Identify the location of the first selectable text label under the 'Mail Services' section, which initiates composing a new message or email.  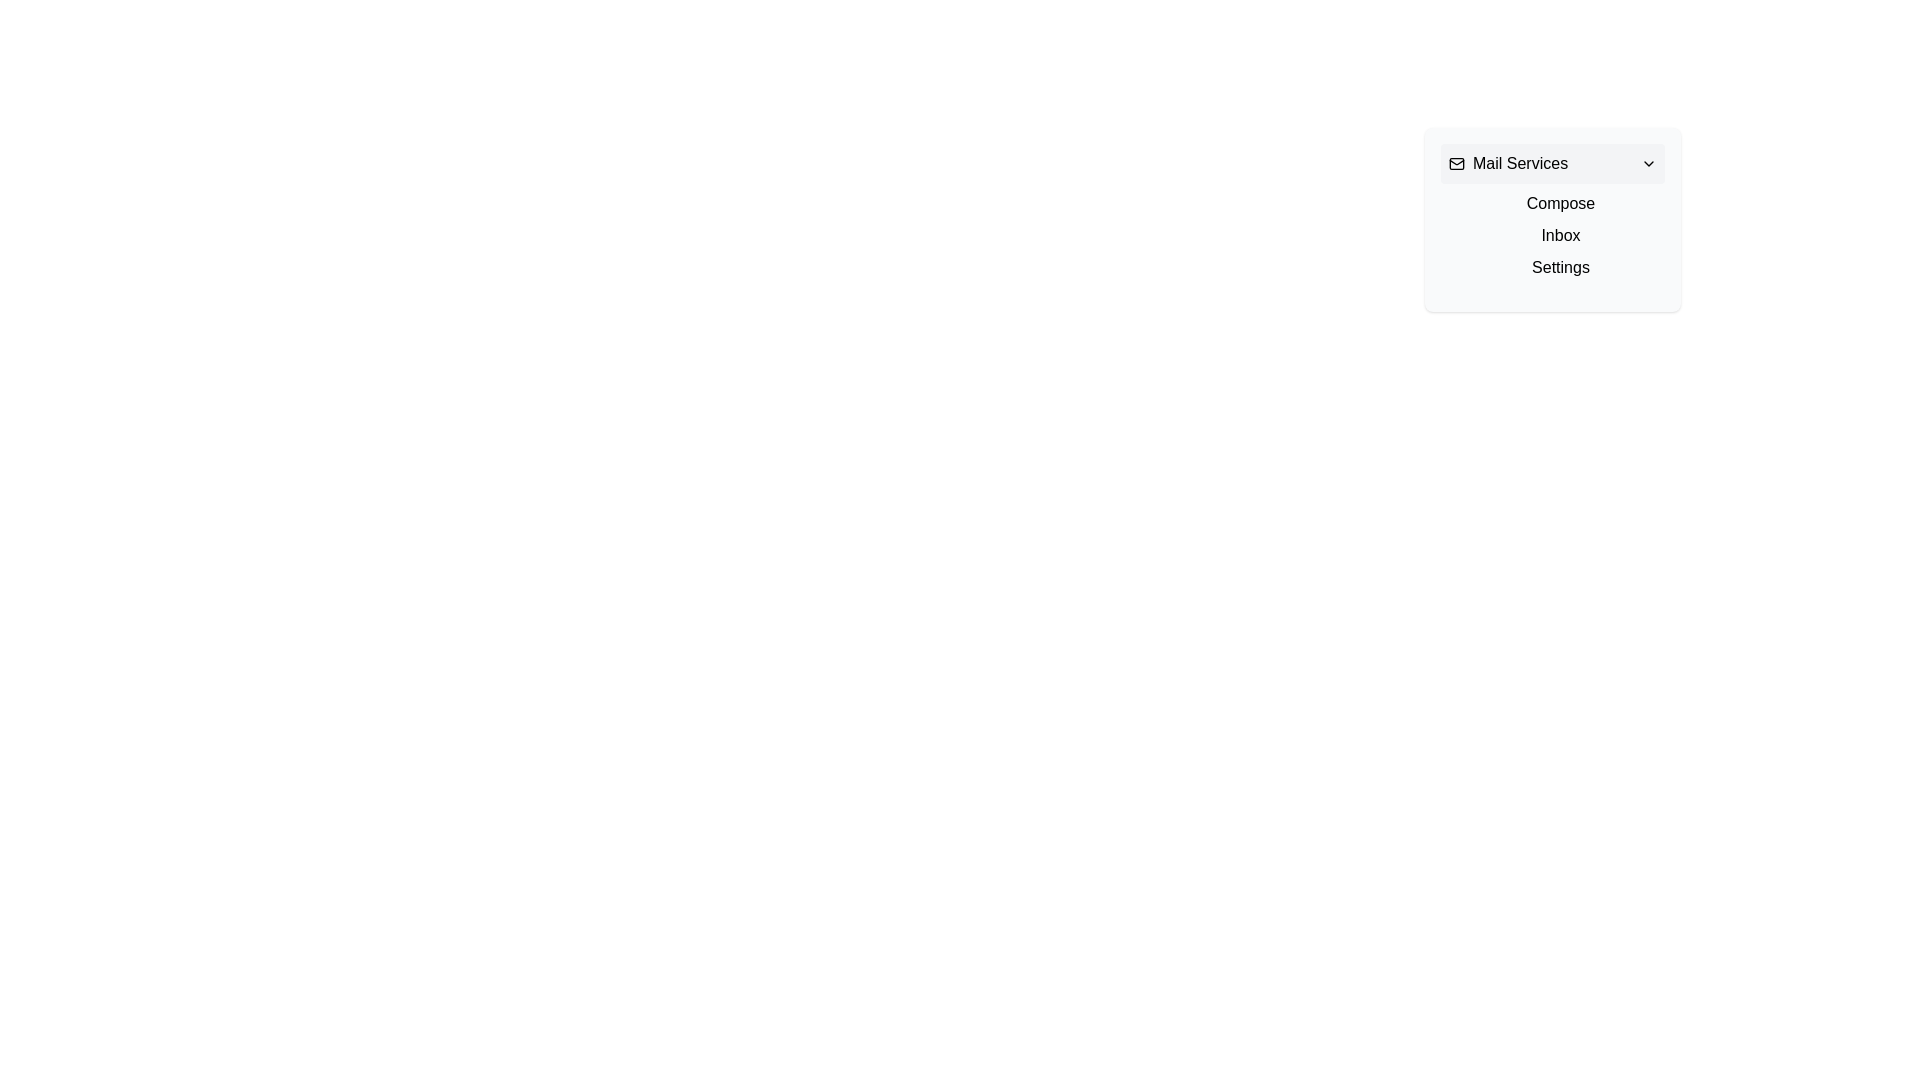
(1559, 204).